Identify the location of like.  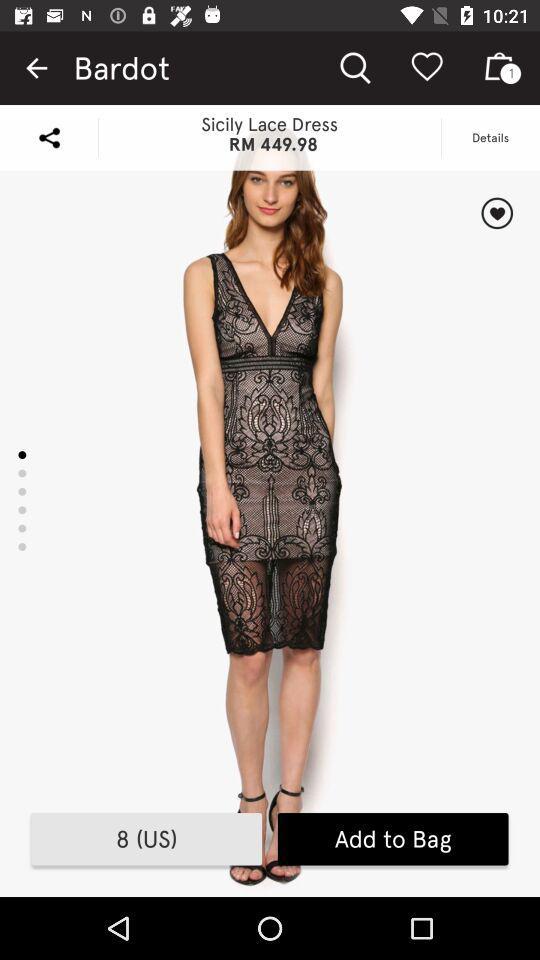
(496, 213).